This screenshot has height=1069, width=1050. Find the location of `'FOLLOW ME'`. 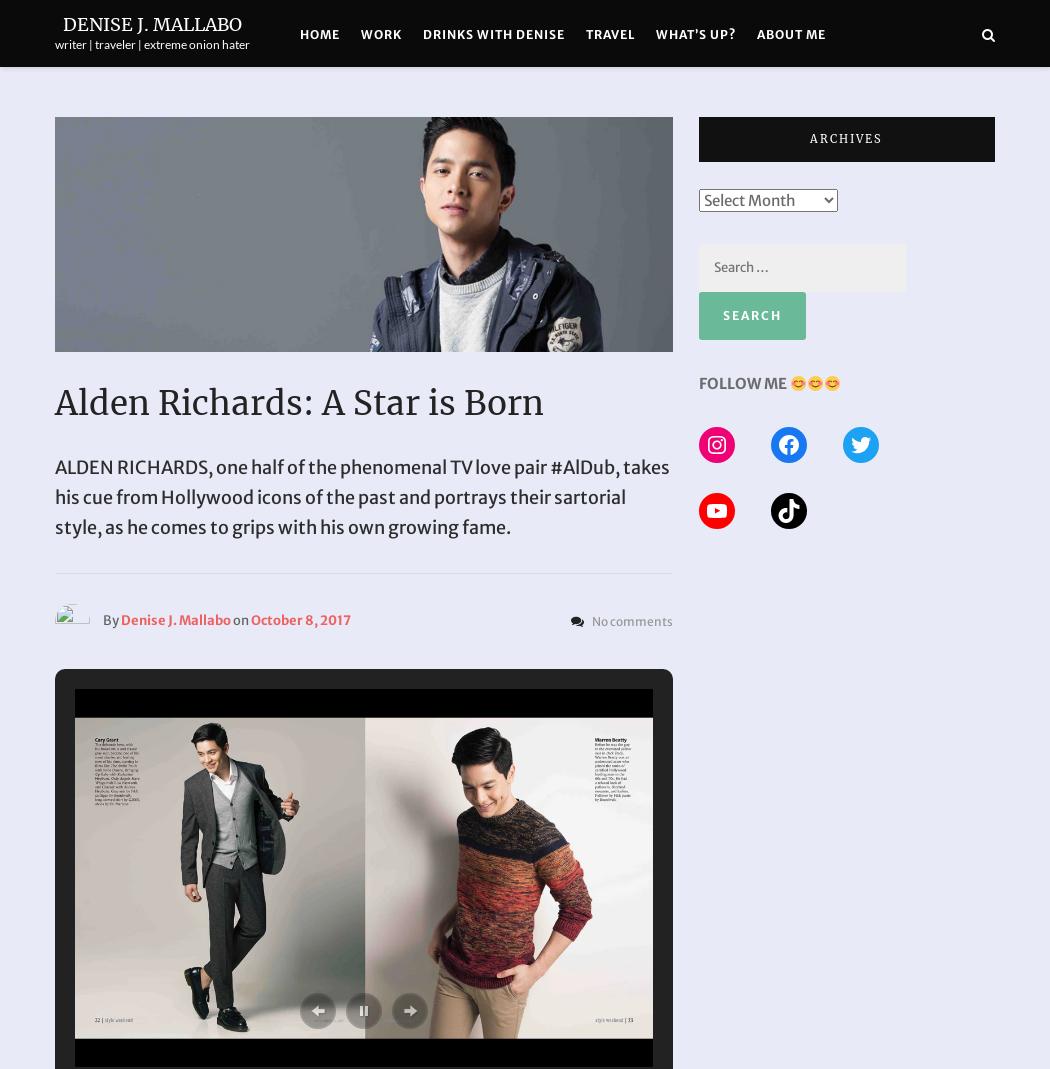

'FOLLOW ME' is located at coordinates (741, 383).